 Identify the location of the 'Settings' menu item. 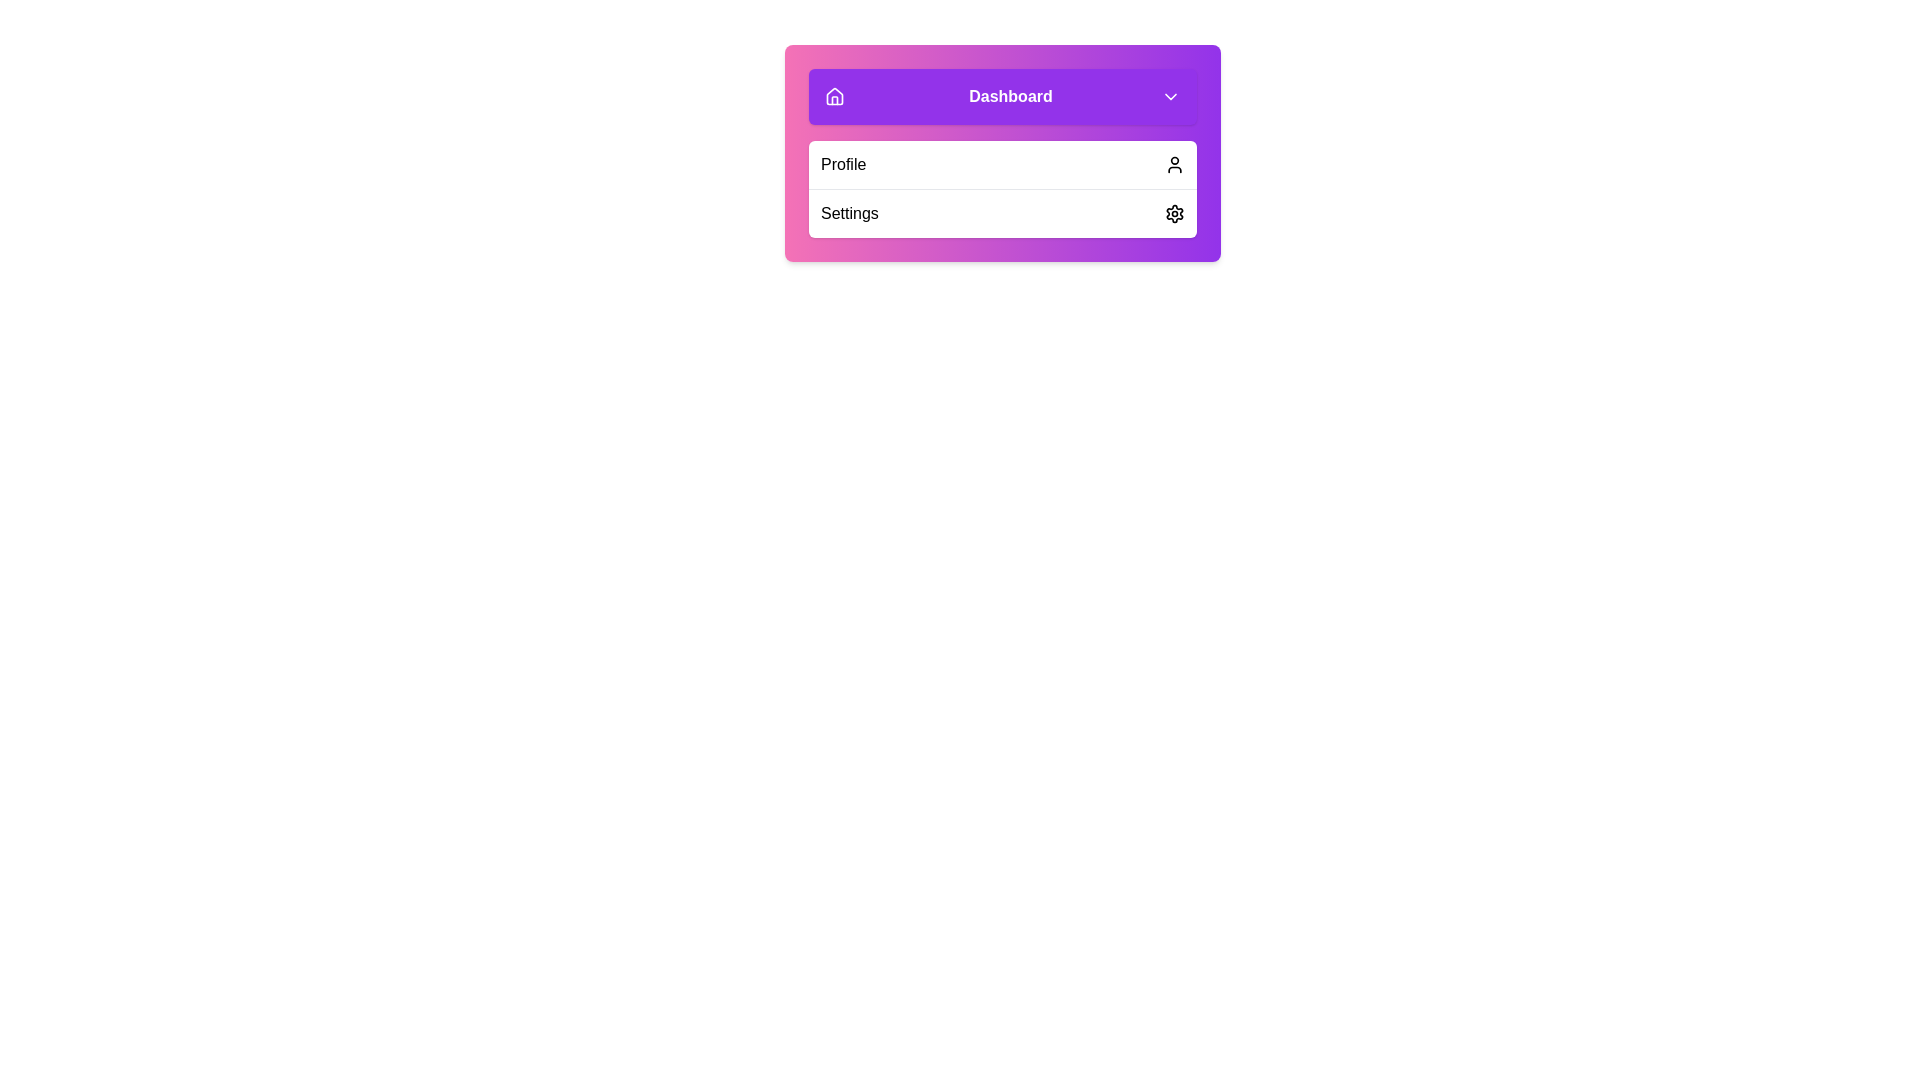
(1003, 213).